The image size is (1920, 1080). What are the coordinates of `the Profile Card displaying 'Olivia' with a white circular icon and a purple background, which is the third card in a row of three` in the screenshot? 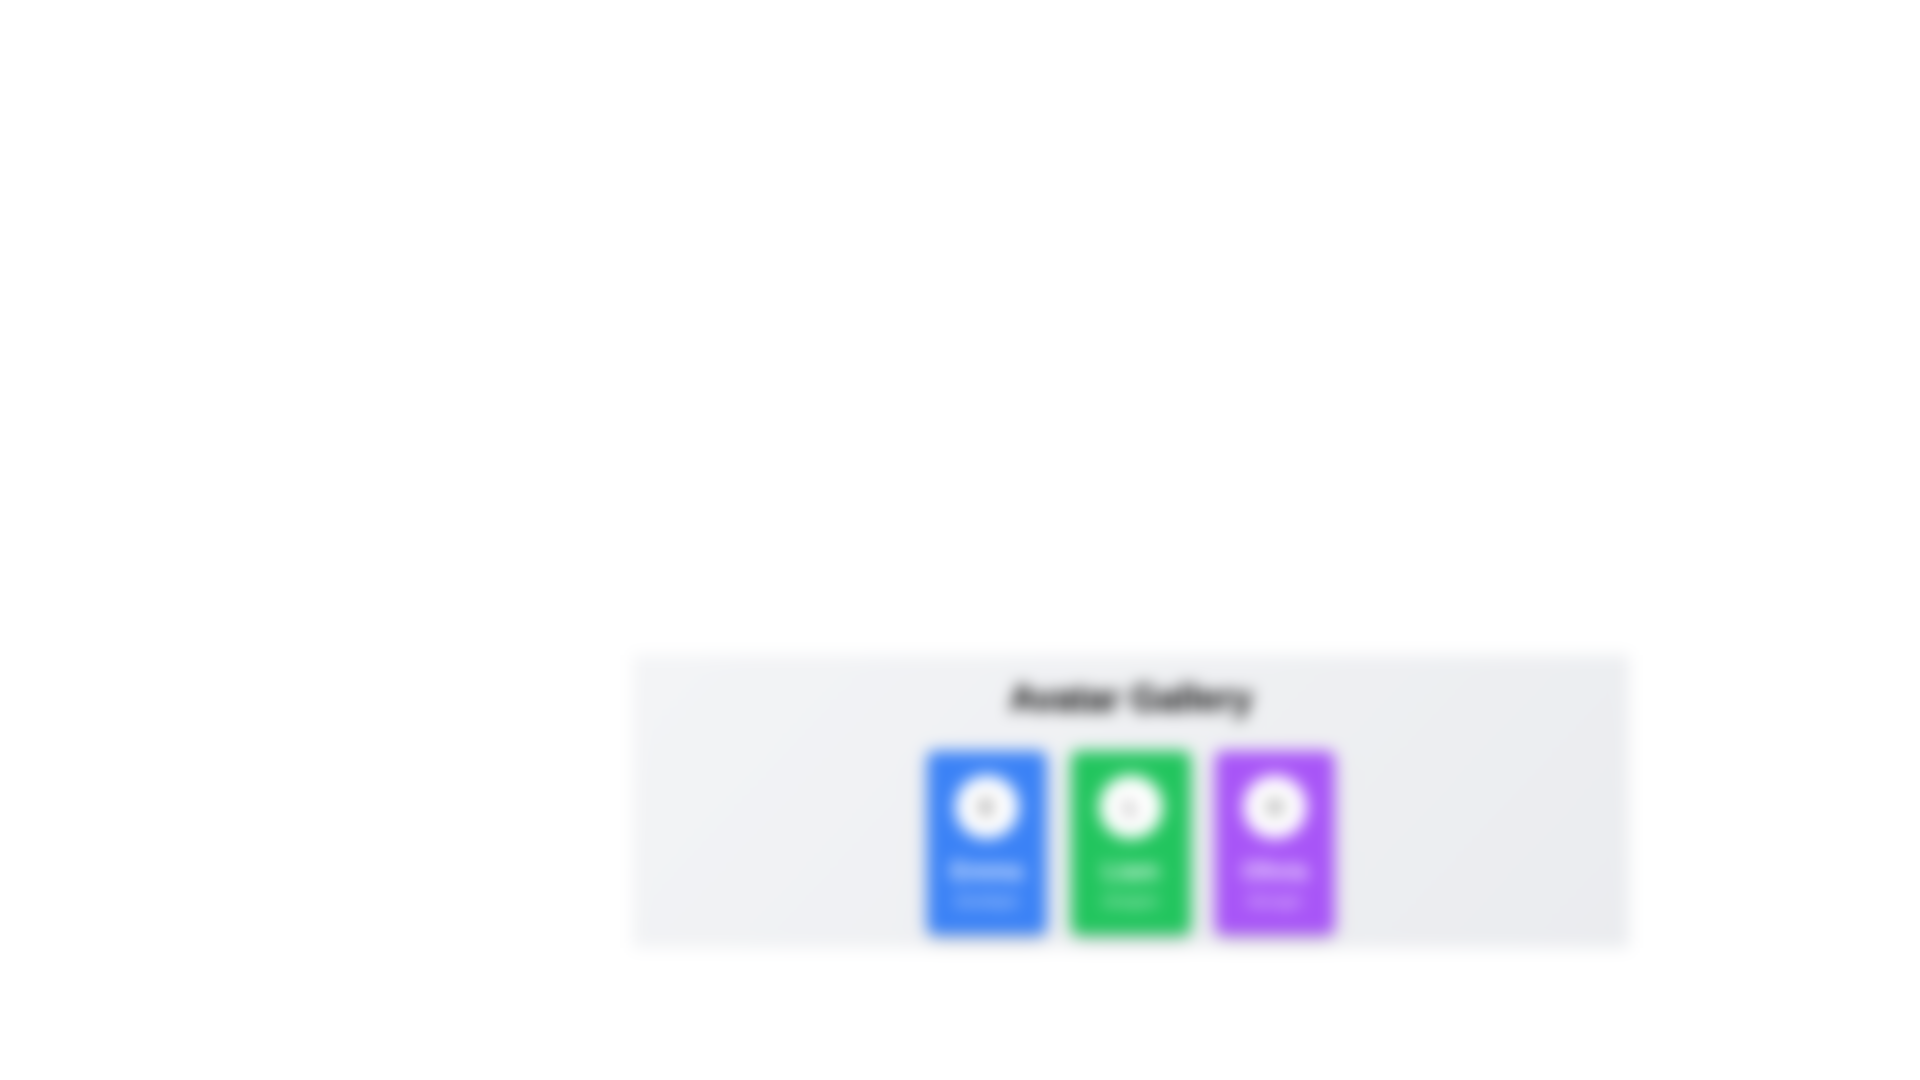 It's located at (1274, 843).